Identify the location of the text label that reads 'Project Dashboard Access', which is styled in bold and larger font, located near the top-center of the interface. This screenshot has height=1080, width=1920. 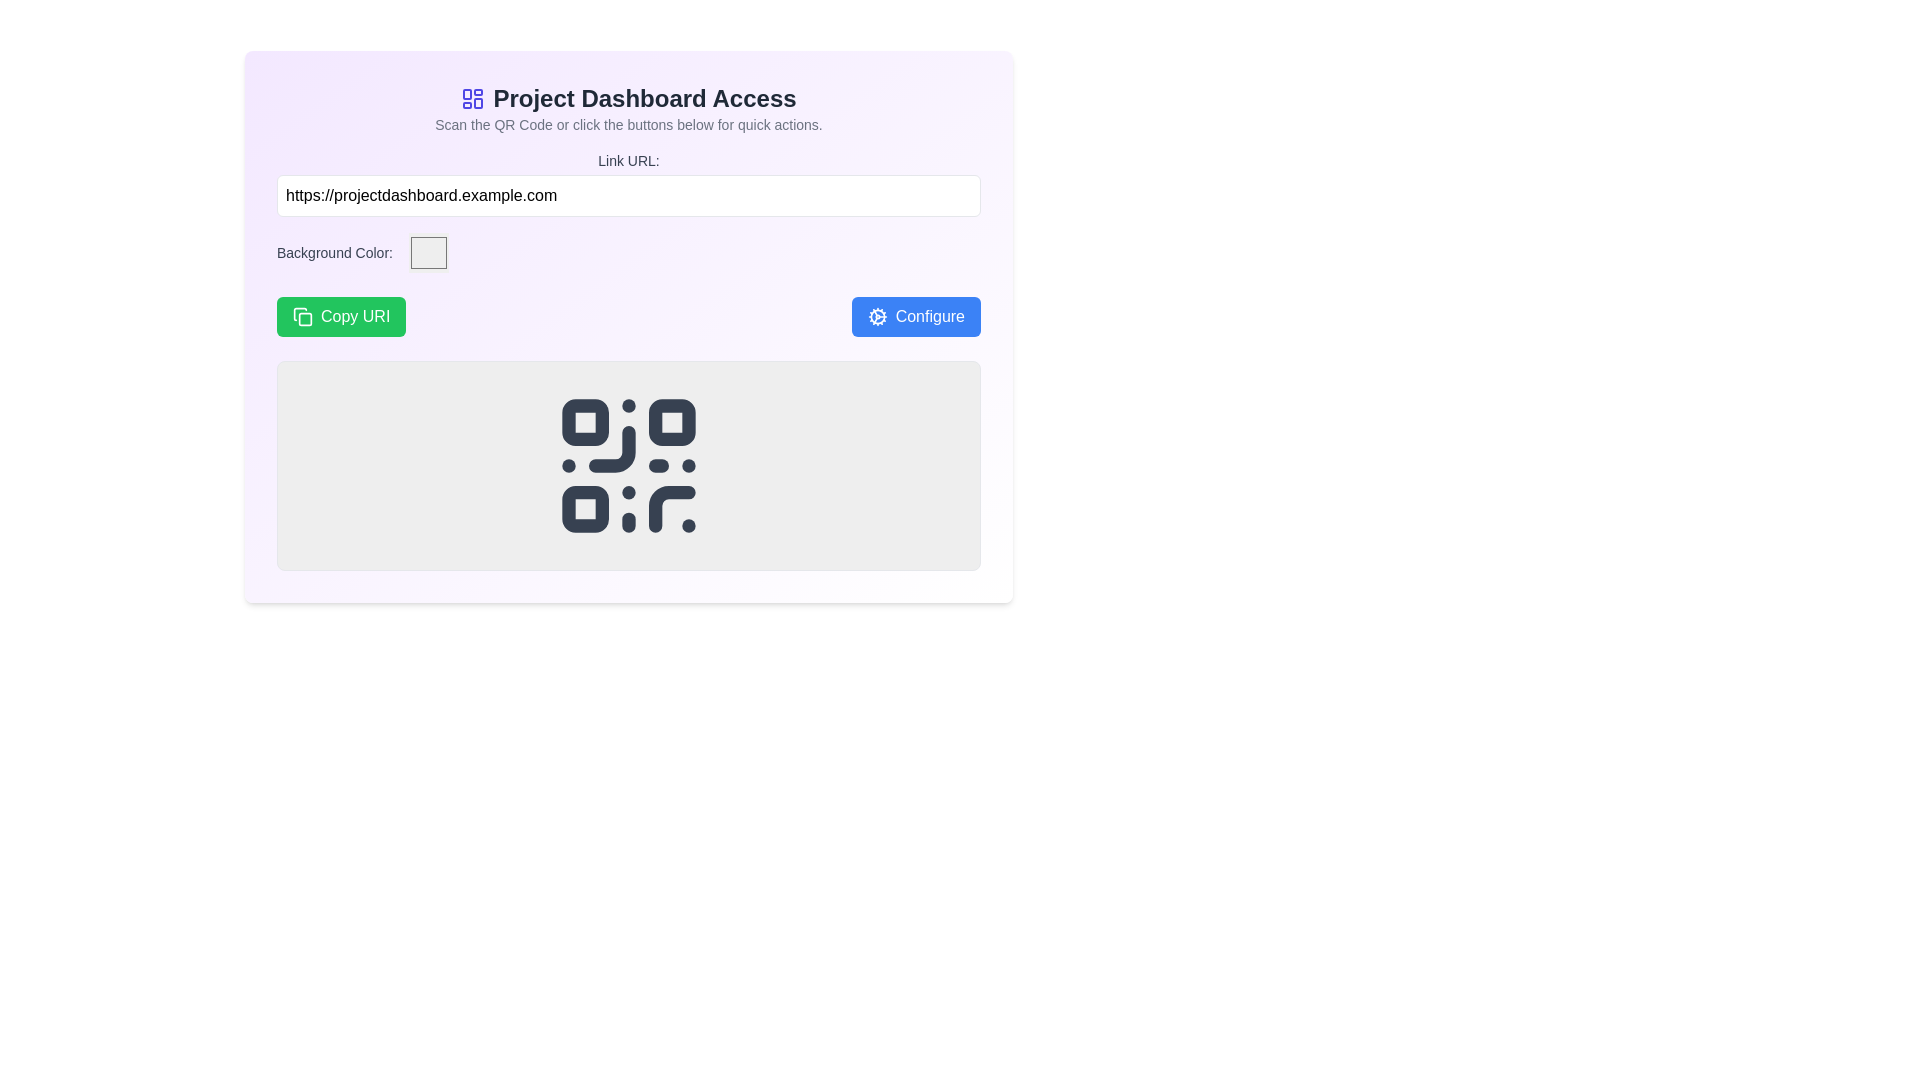
(627, 99).